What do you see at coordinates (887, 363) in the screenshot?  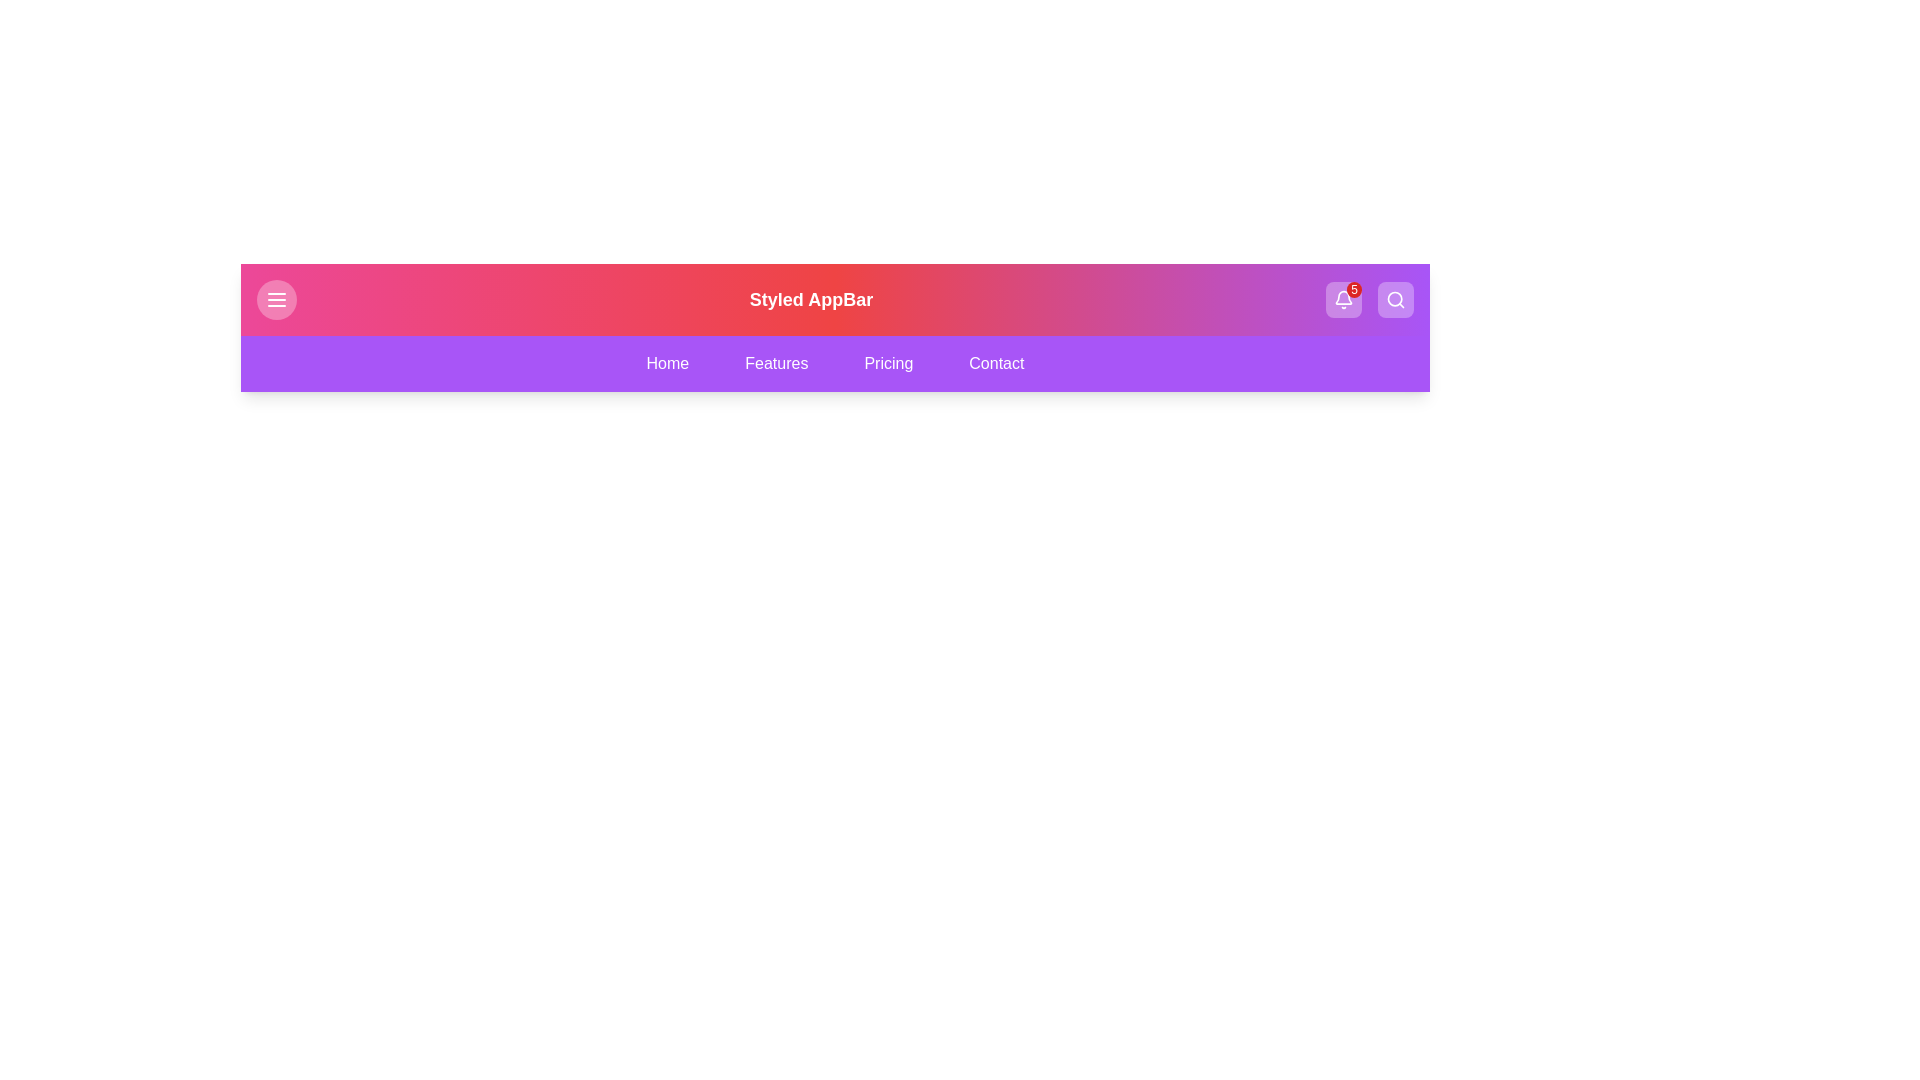 I see `the navigation tab labeled Pricing` at bounding box center [887, 363].